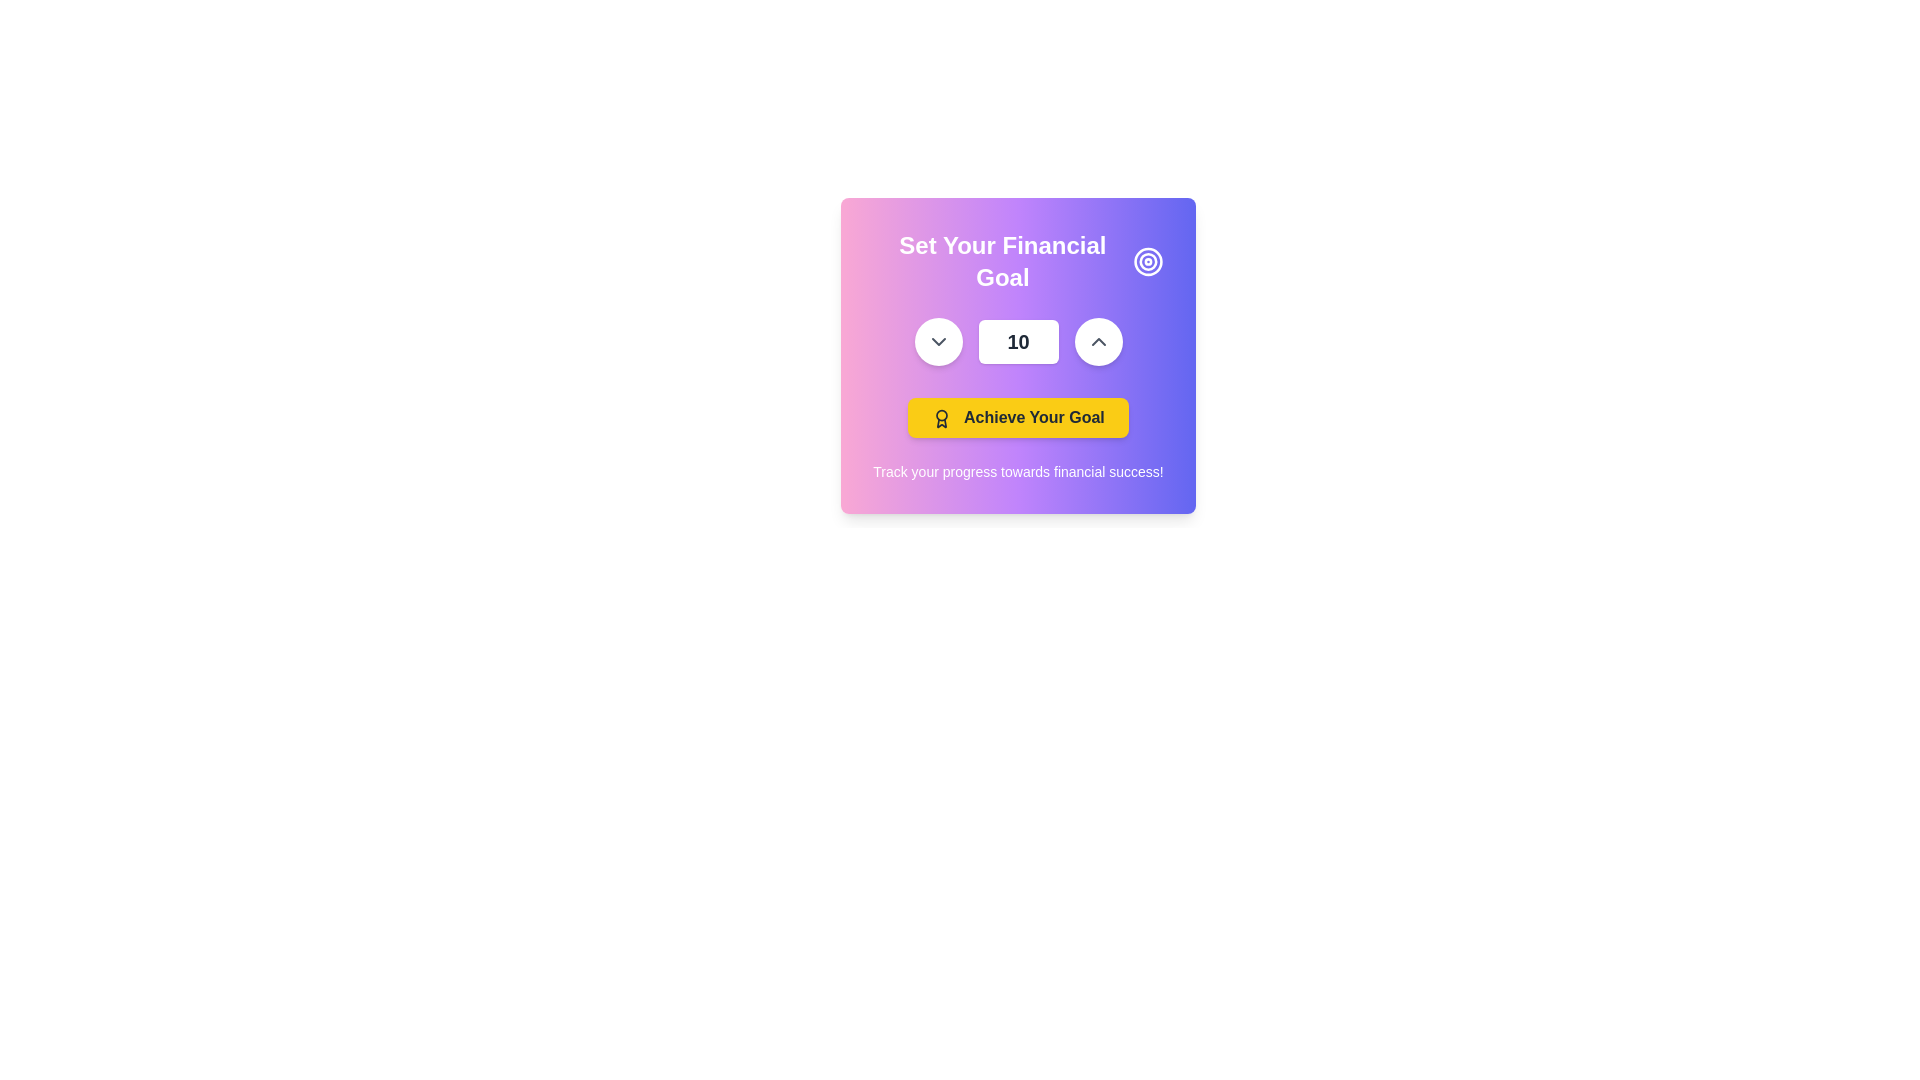 Image resolution: width=1920 pixels, height=1080 pixels. I want to click on the icon located, so click(1097, 341).